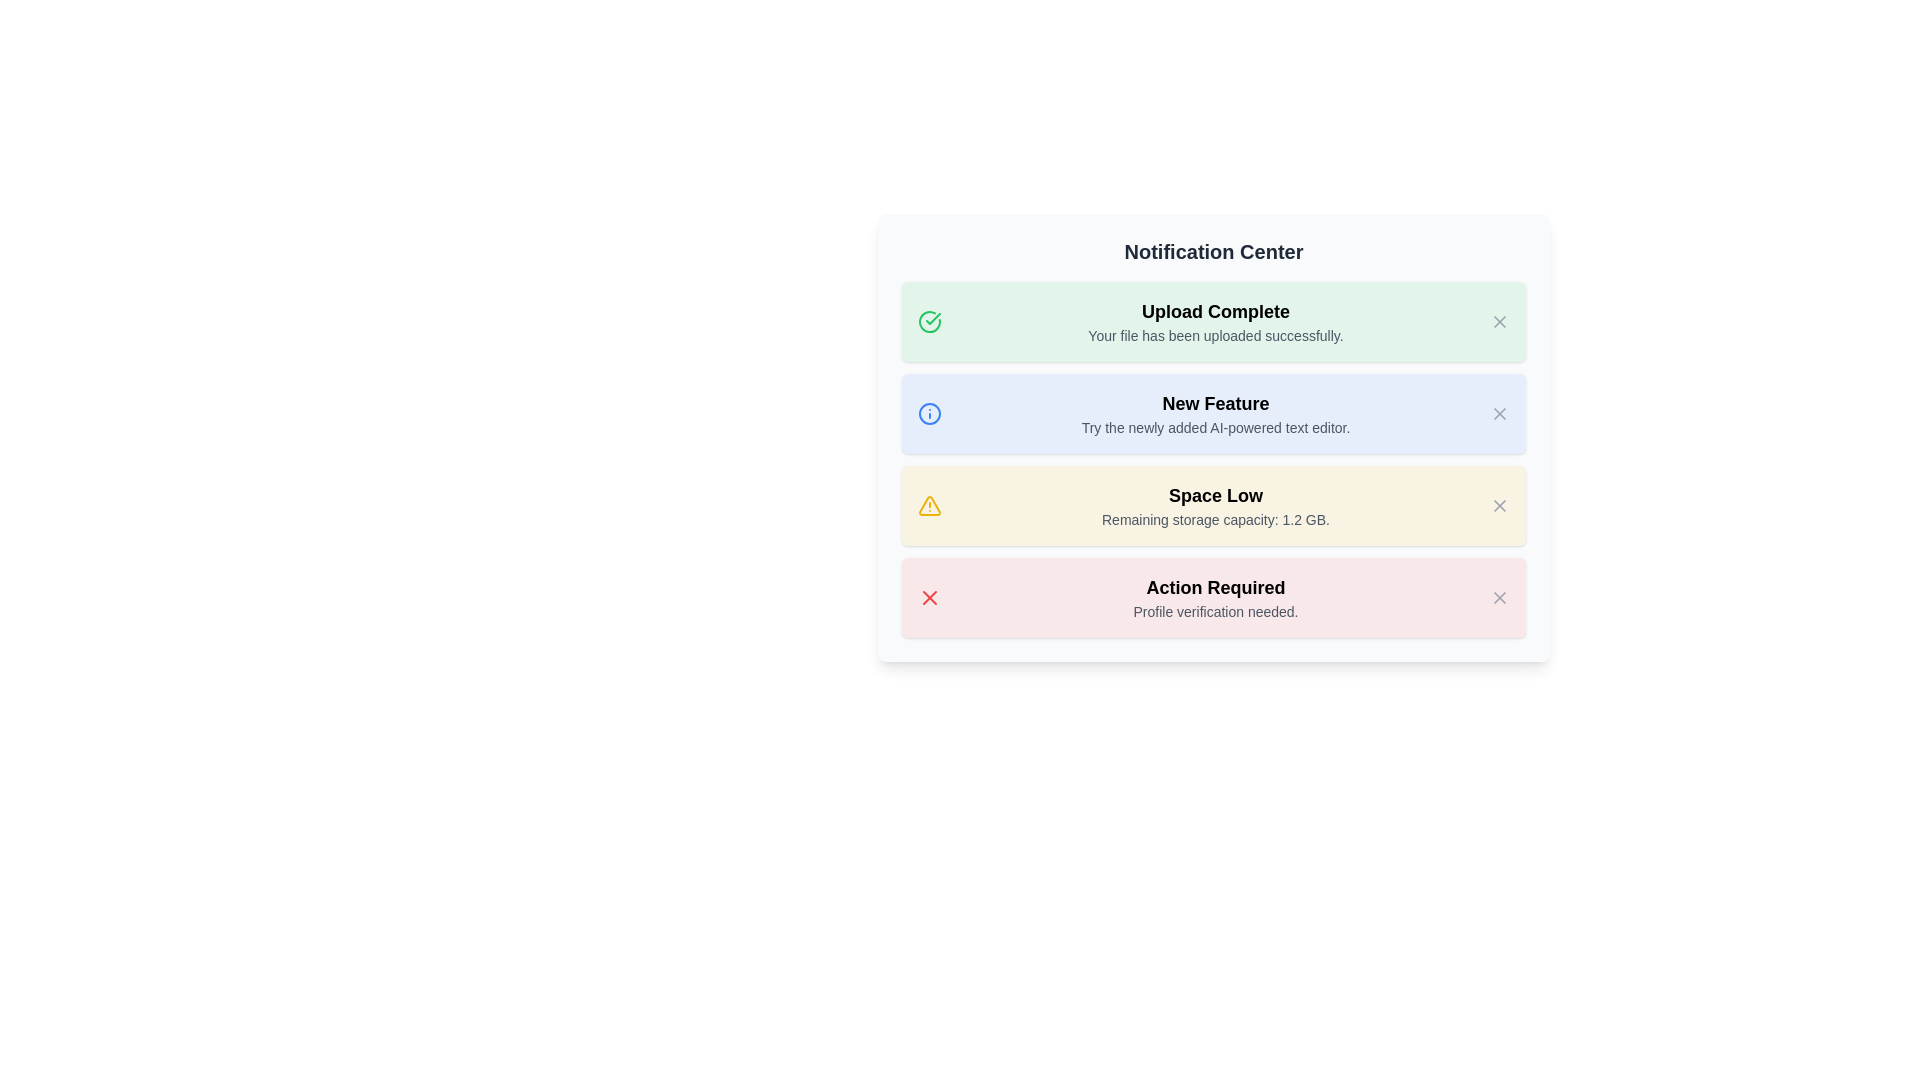 The height and width of the screenshot is (1080, 1920). What do you see at coordinates (1214, 404) in the screenshot?
I see `the 'New Feature' title/header text located at the top of the blue notification box in the 'Notification Center'` at bounding box center [1214, 404].